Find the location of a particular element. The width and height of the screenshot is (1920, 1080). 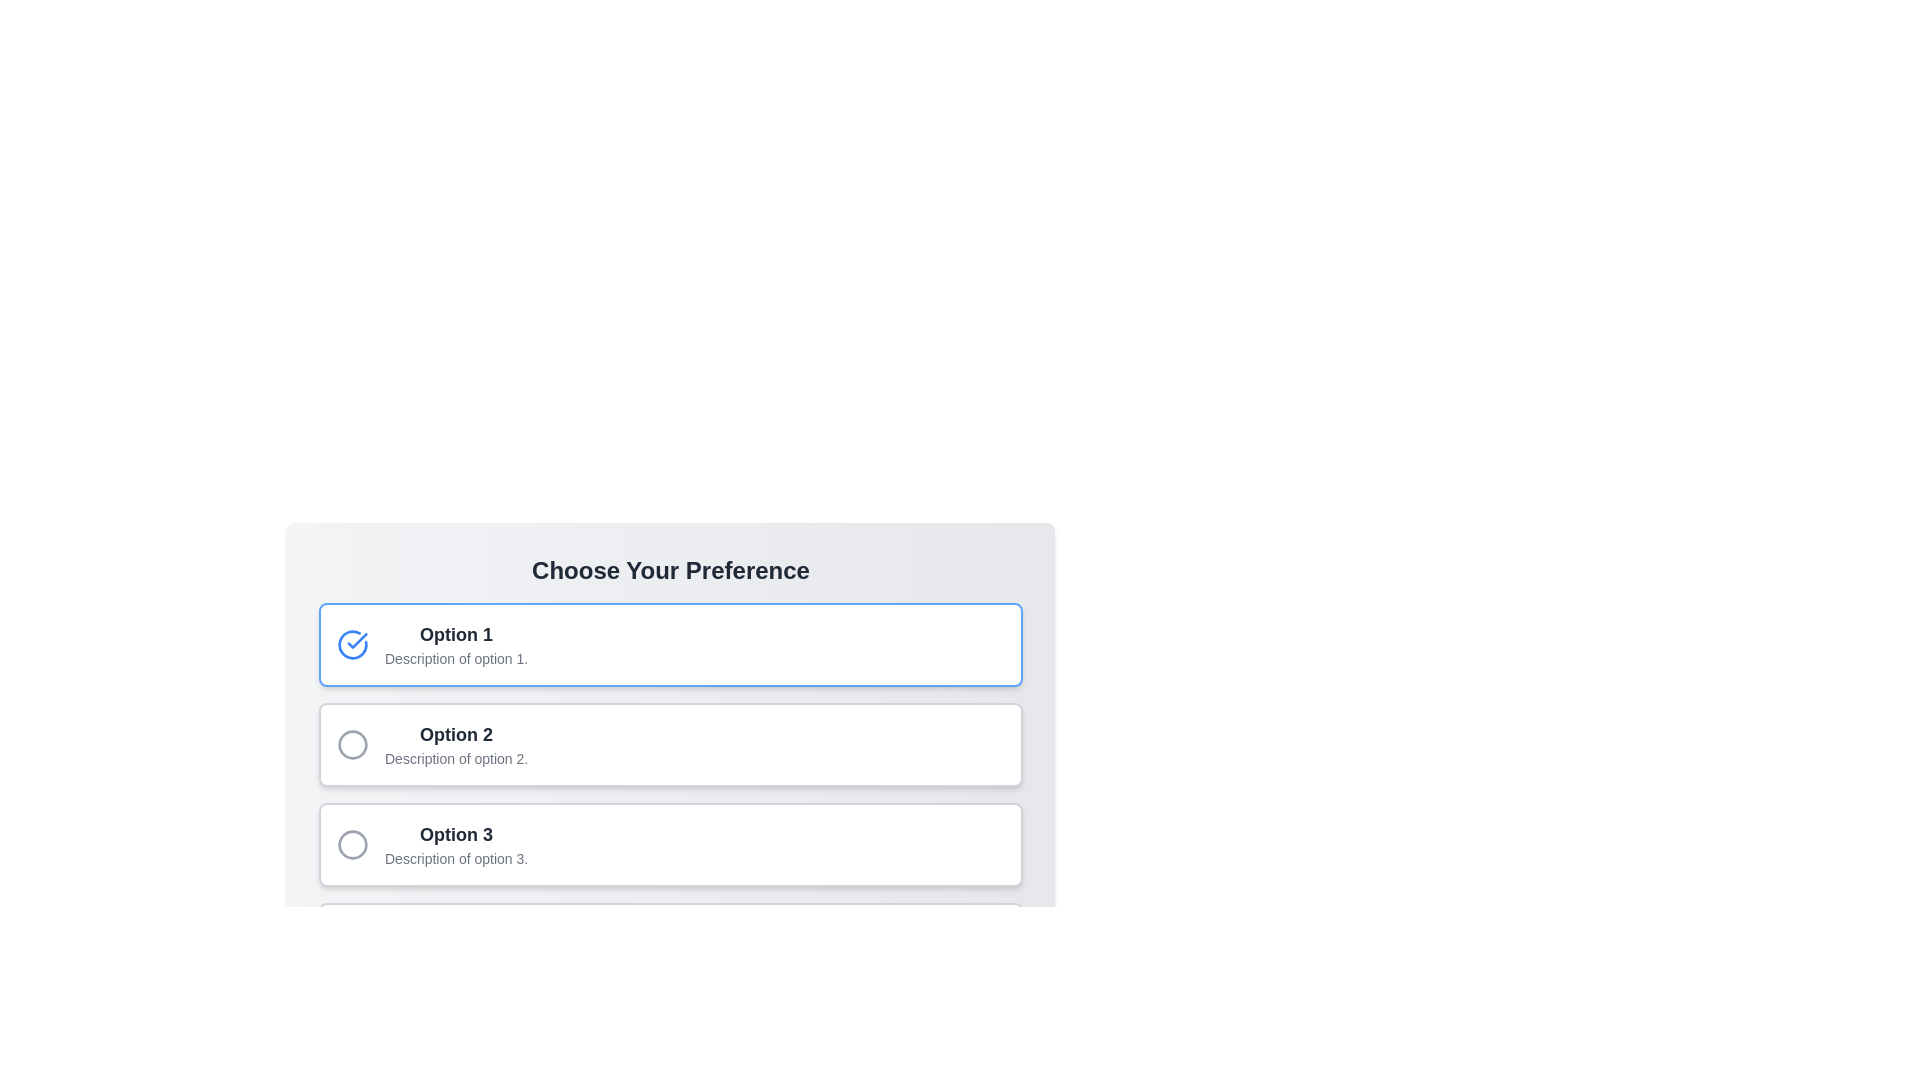

the bold textual heading displaying 'Choose Your Preference', located at the top of the selection panel is located at coordinates (671, 570).